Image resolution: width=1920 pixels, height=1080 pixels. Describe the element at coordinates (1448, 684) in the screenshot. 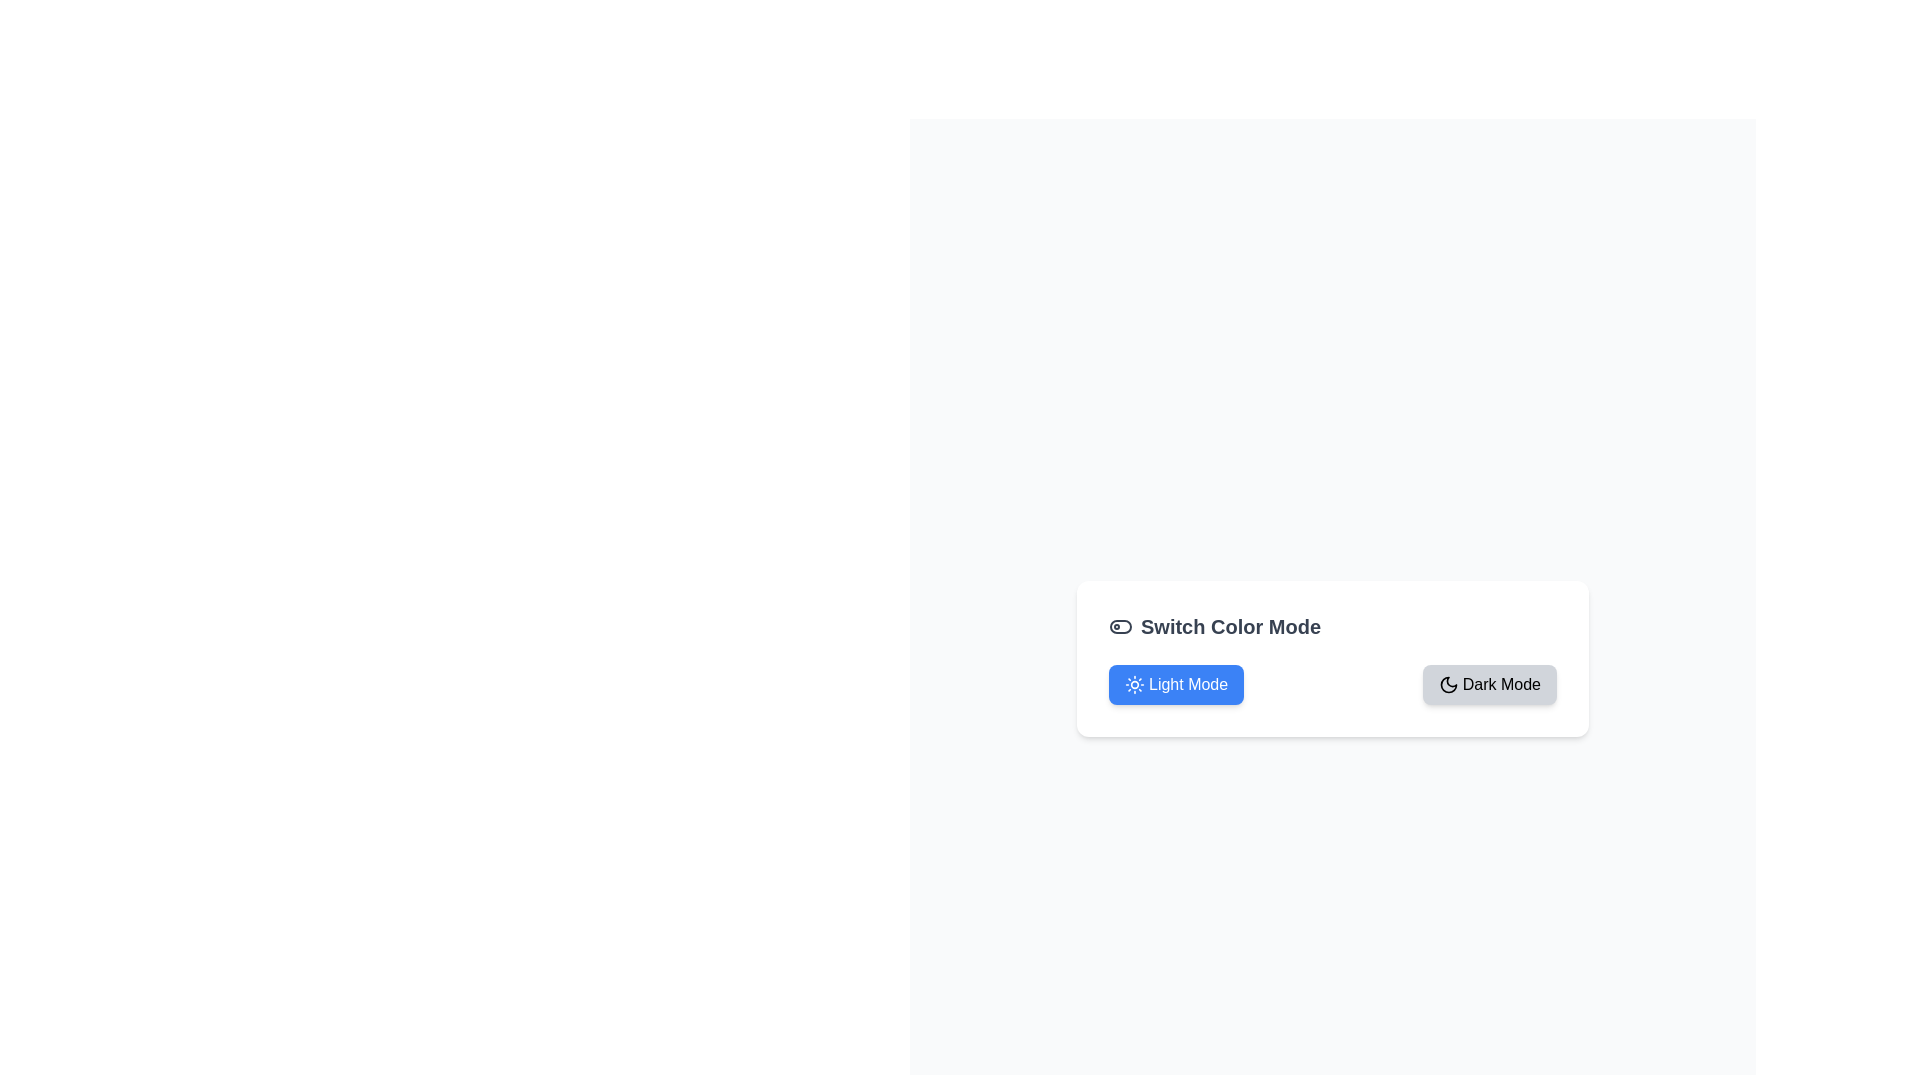

I see `the dark mode icon located to the left of the 'Switch Color Mode' text, which visually indicates the functionality for toggling between light and dark themes` at that location.